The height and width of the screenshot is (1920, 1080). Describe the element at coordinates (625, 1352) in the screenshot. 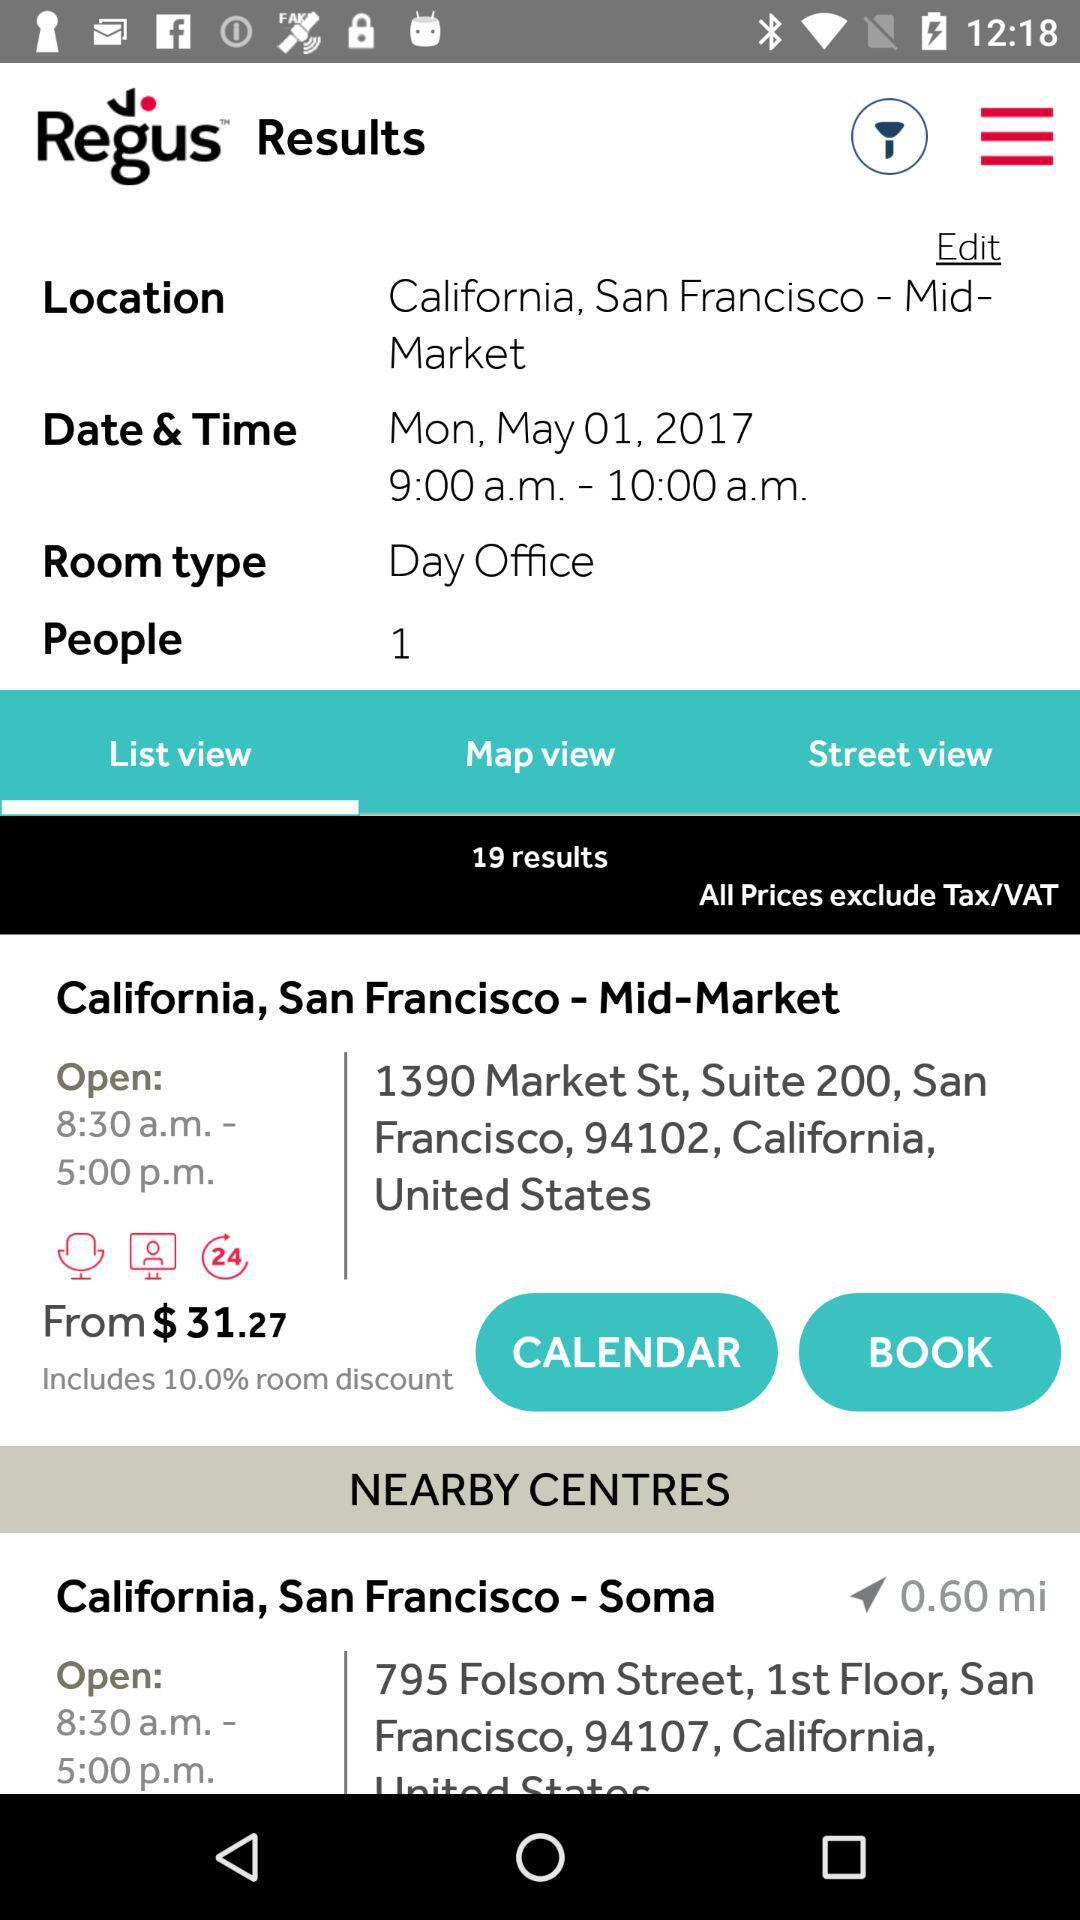

I see `the icon to the left of book icon` at that location.